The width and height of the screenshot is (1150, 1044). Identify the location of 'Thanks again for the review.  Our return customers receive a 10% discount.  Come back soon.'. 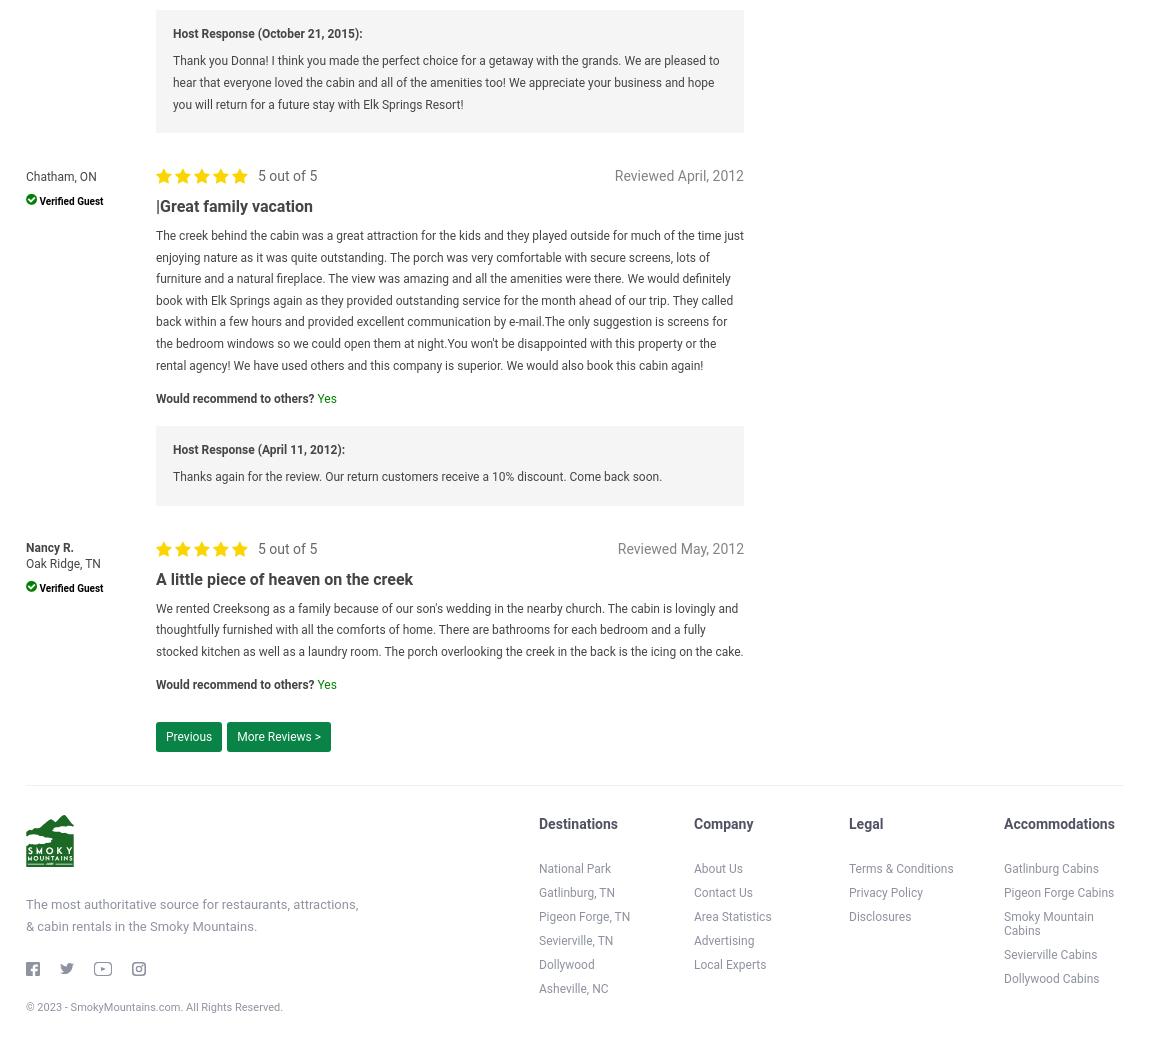
(417, 477).